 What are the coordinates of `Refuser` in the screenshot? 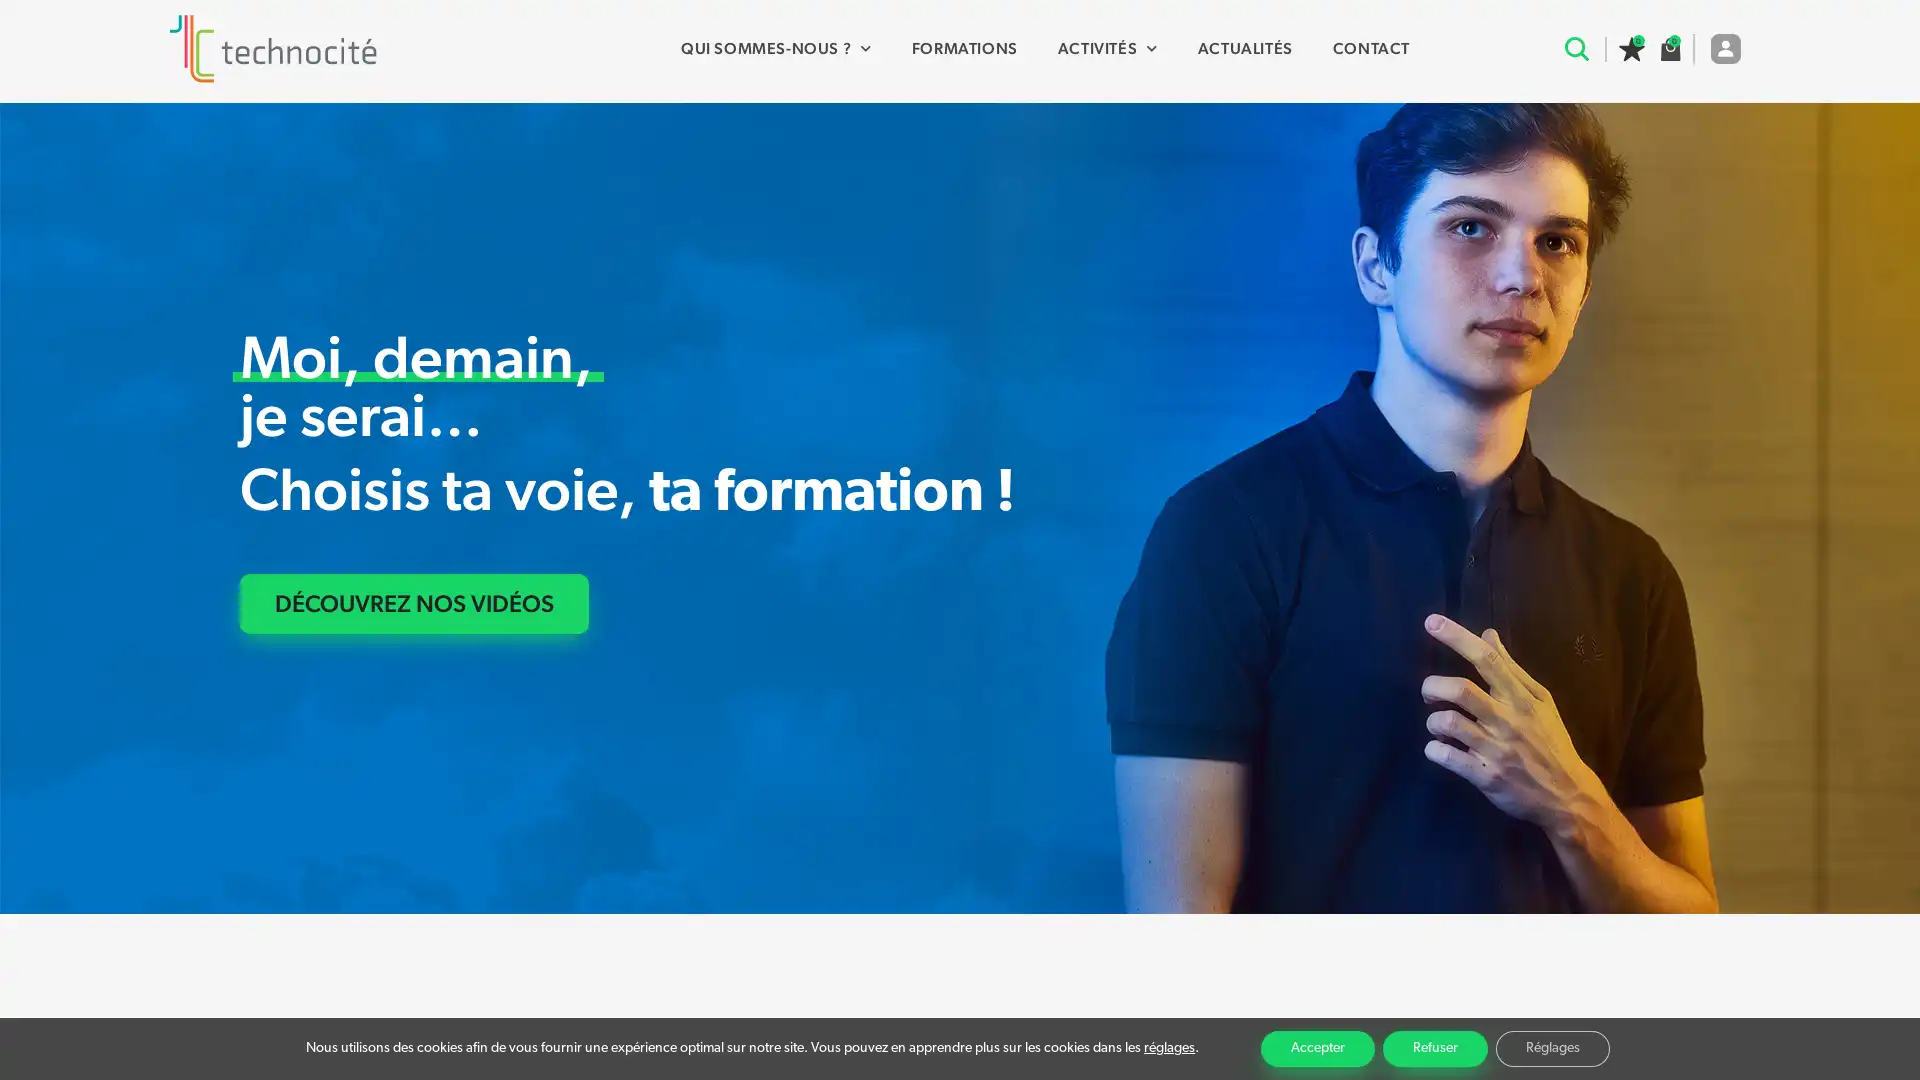 It's located at (1433, 1048).